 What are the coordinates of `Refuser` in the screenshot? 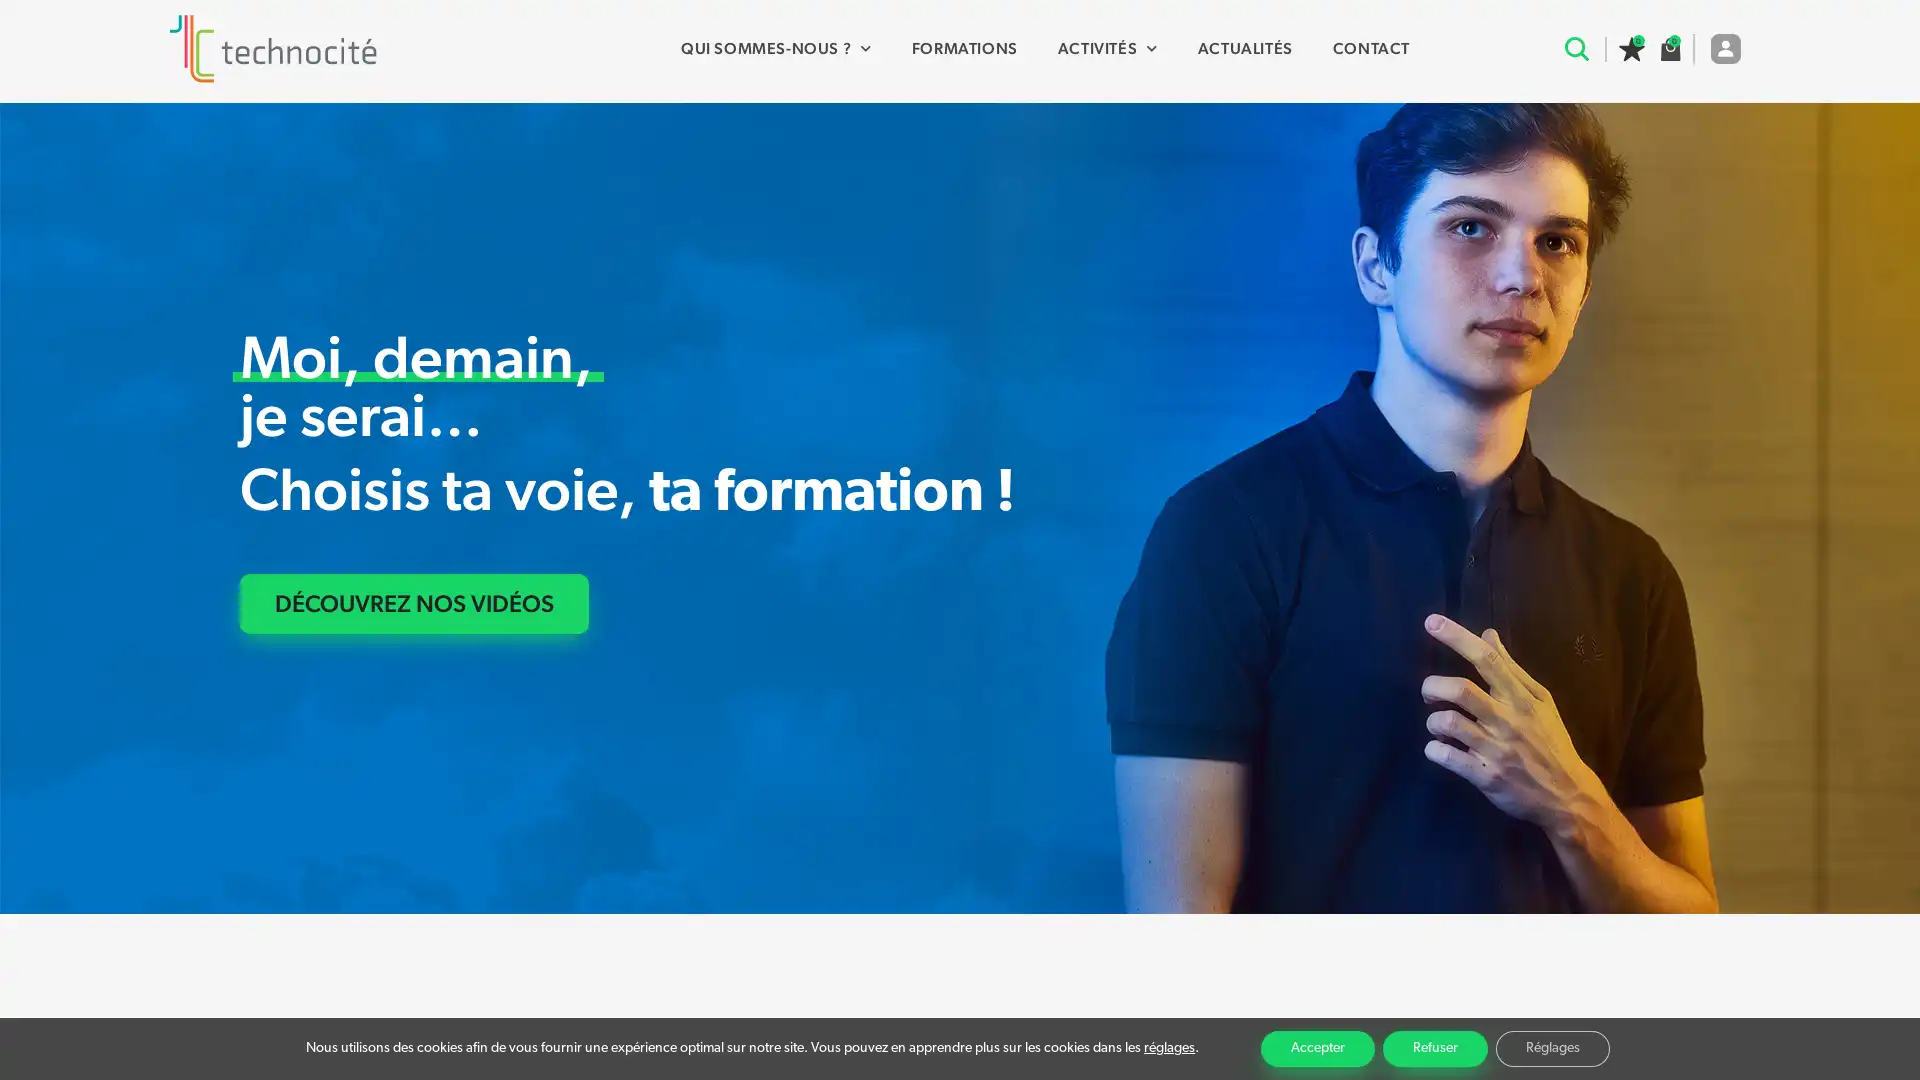 It's located at (1433, 1048).